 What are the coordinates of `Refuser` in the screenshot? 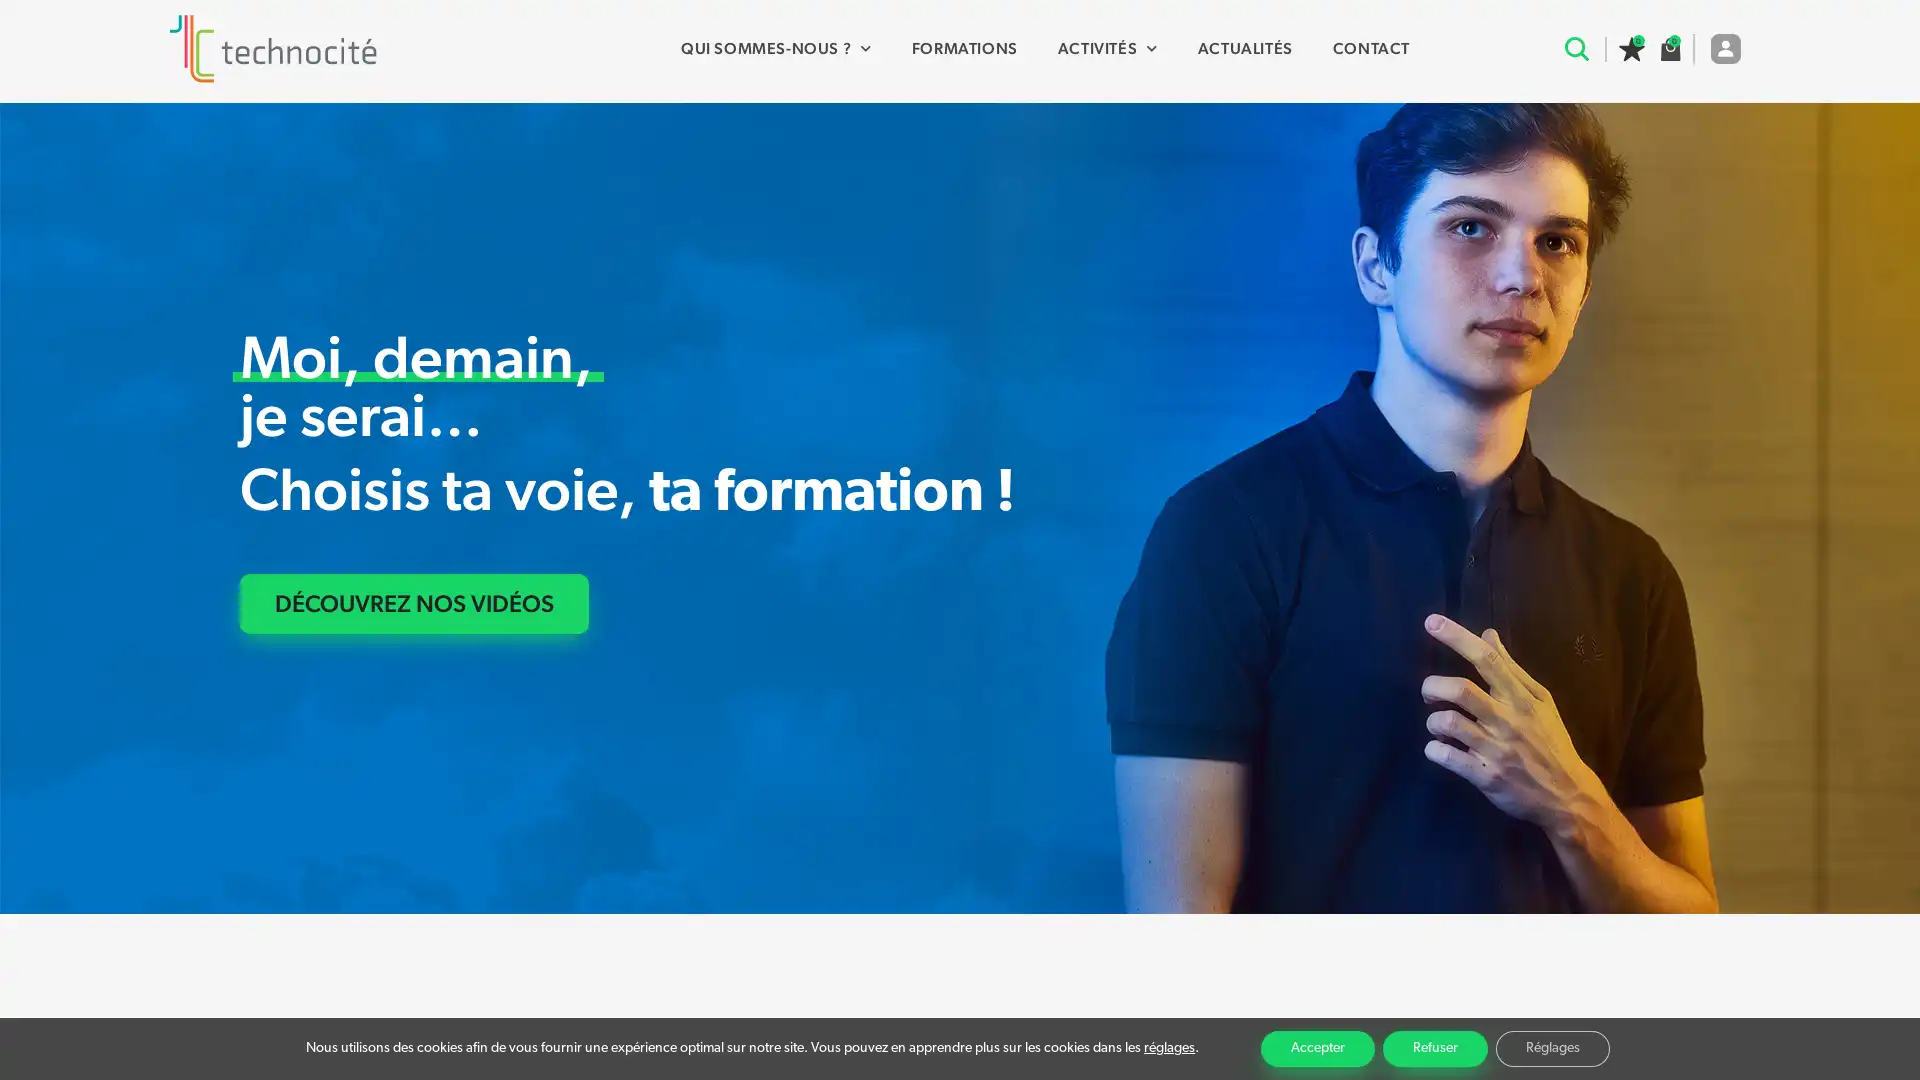 It's located at (1433, 1048).